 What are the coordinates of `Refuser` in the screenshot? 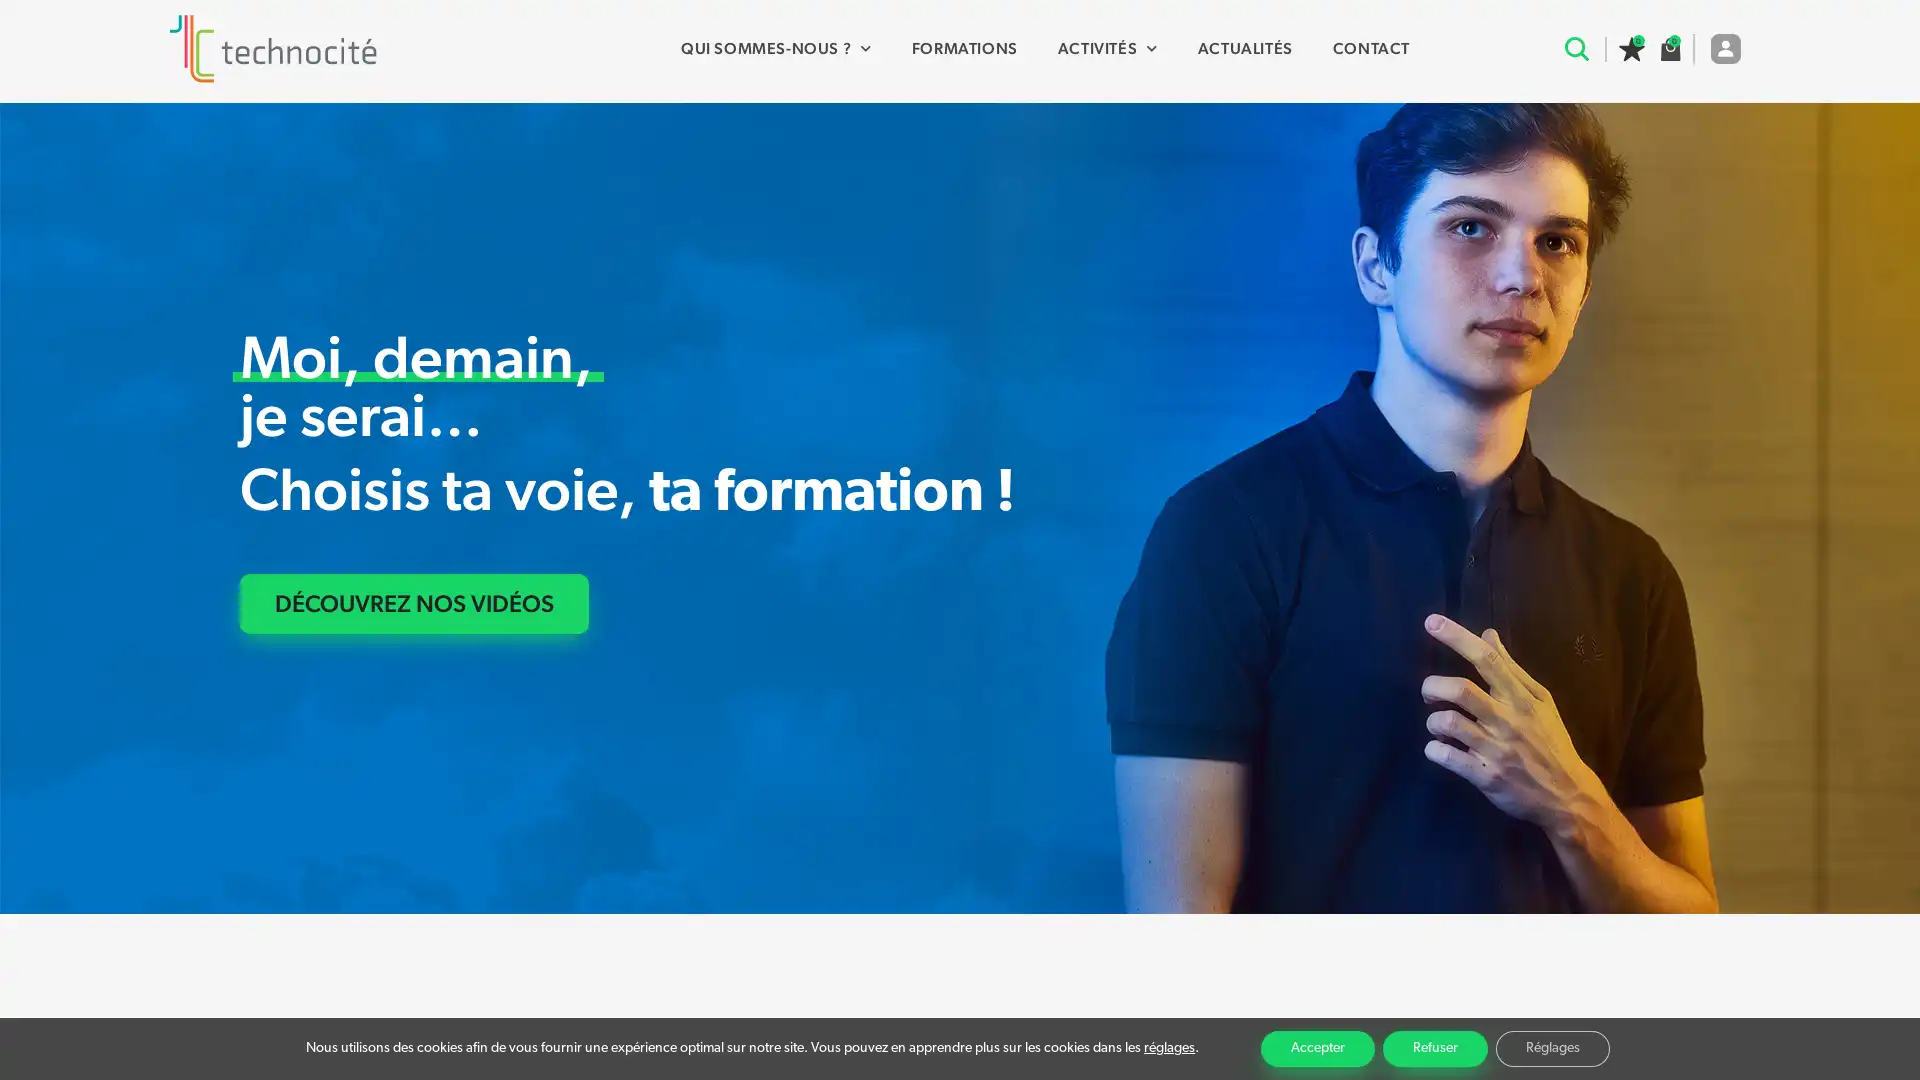 It's located at (1433, 1048).